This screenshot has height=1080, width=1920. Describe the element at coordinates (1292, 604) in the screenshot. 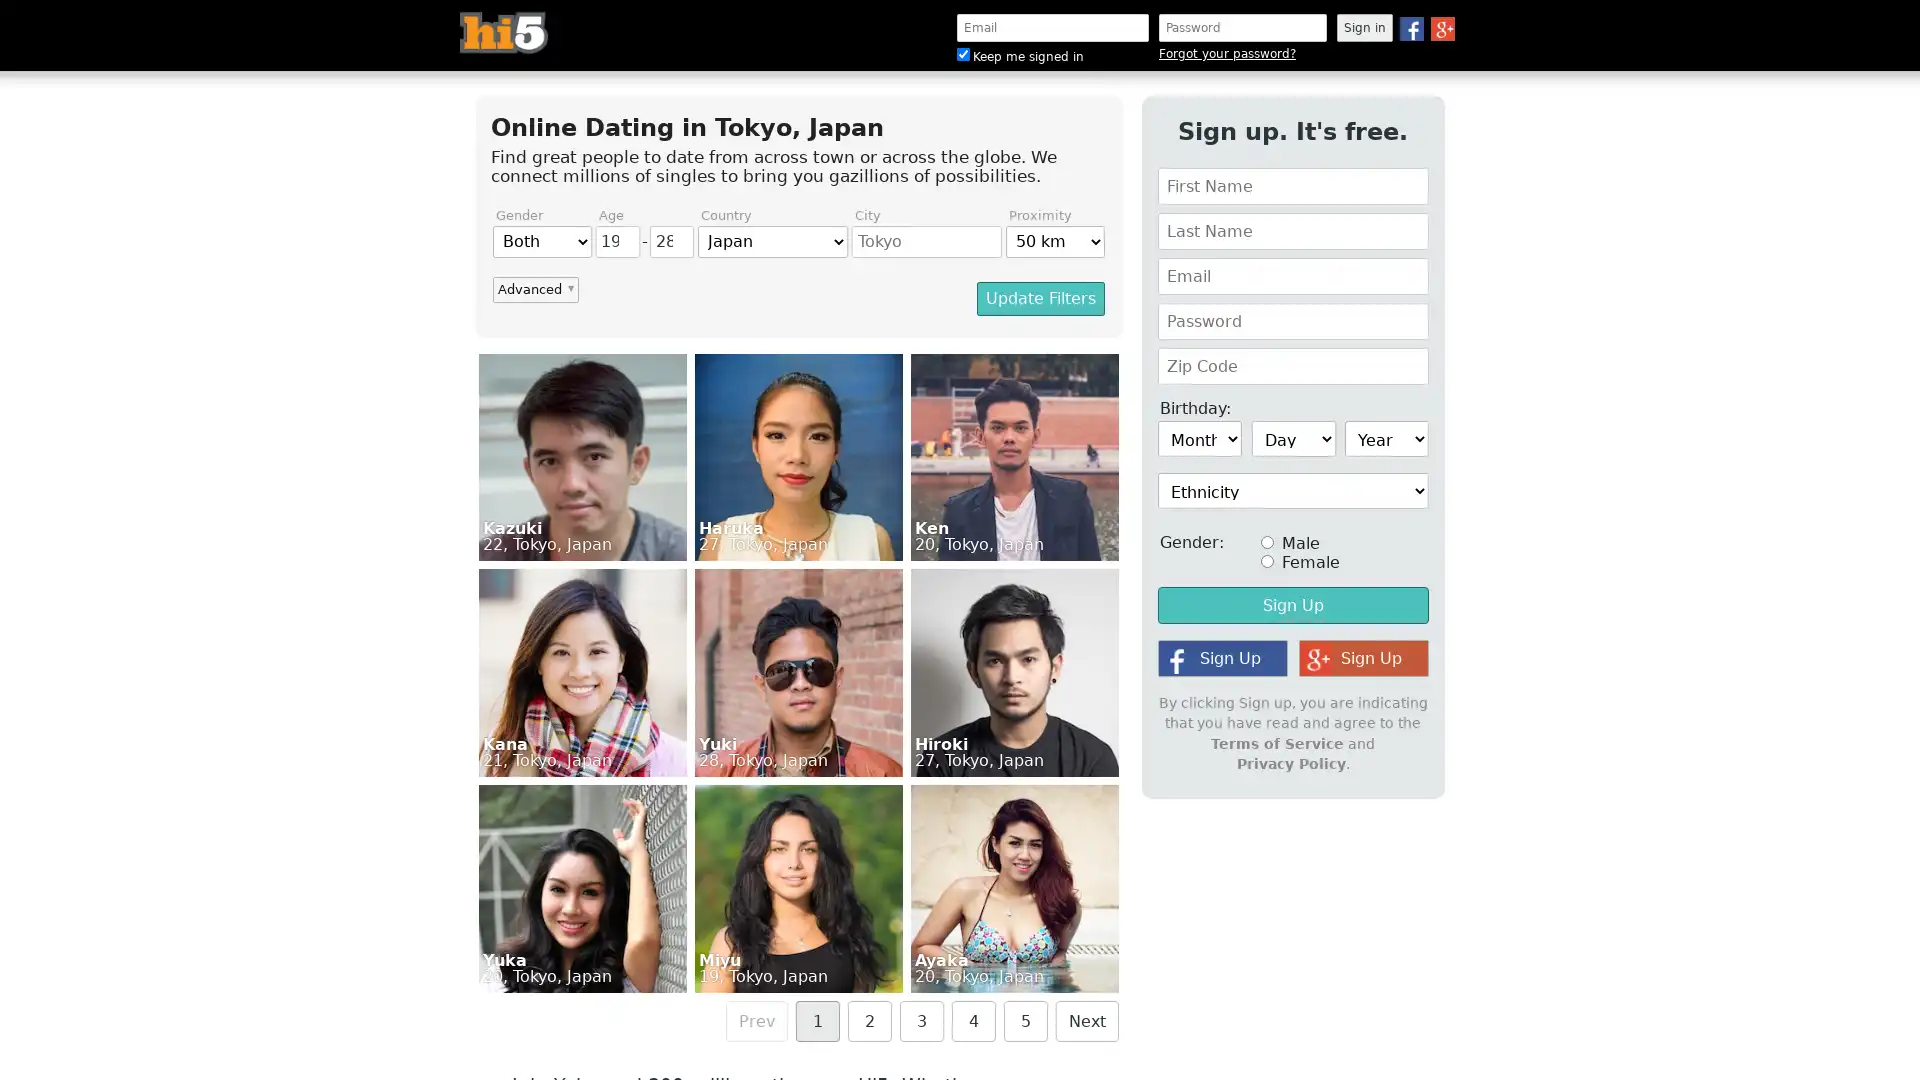

I see `Sign Up` at that location.